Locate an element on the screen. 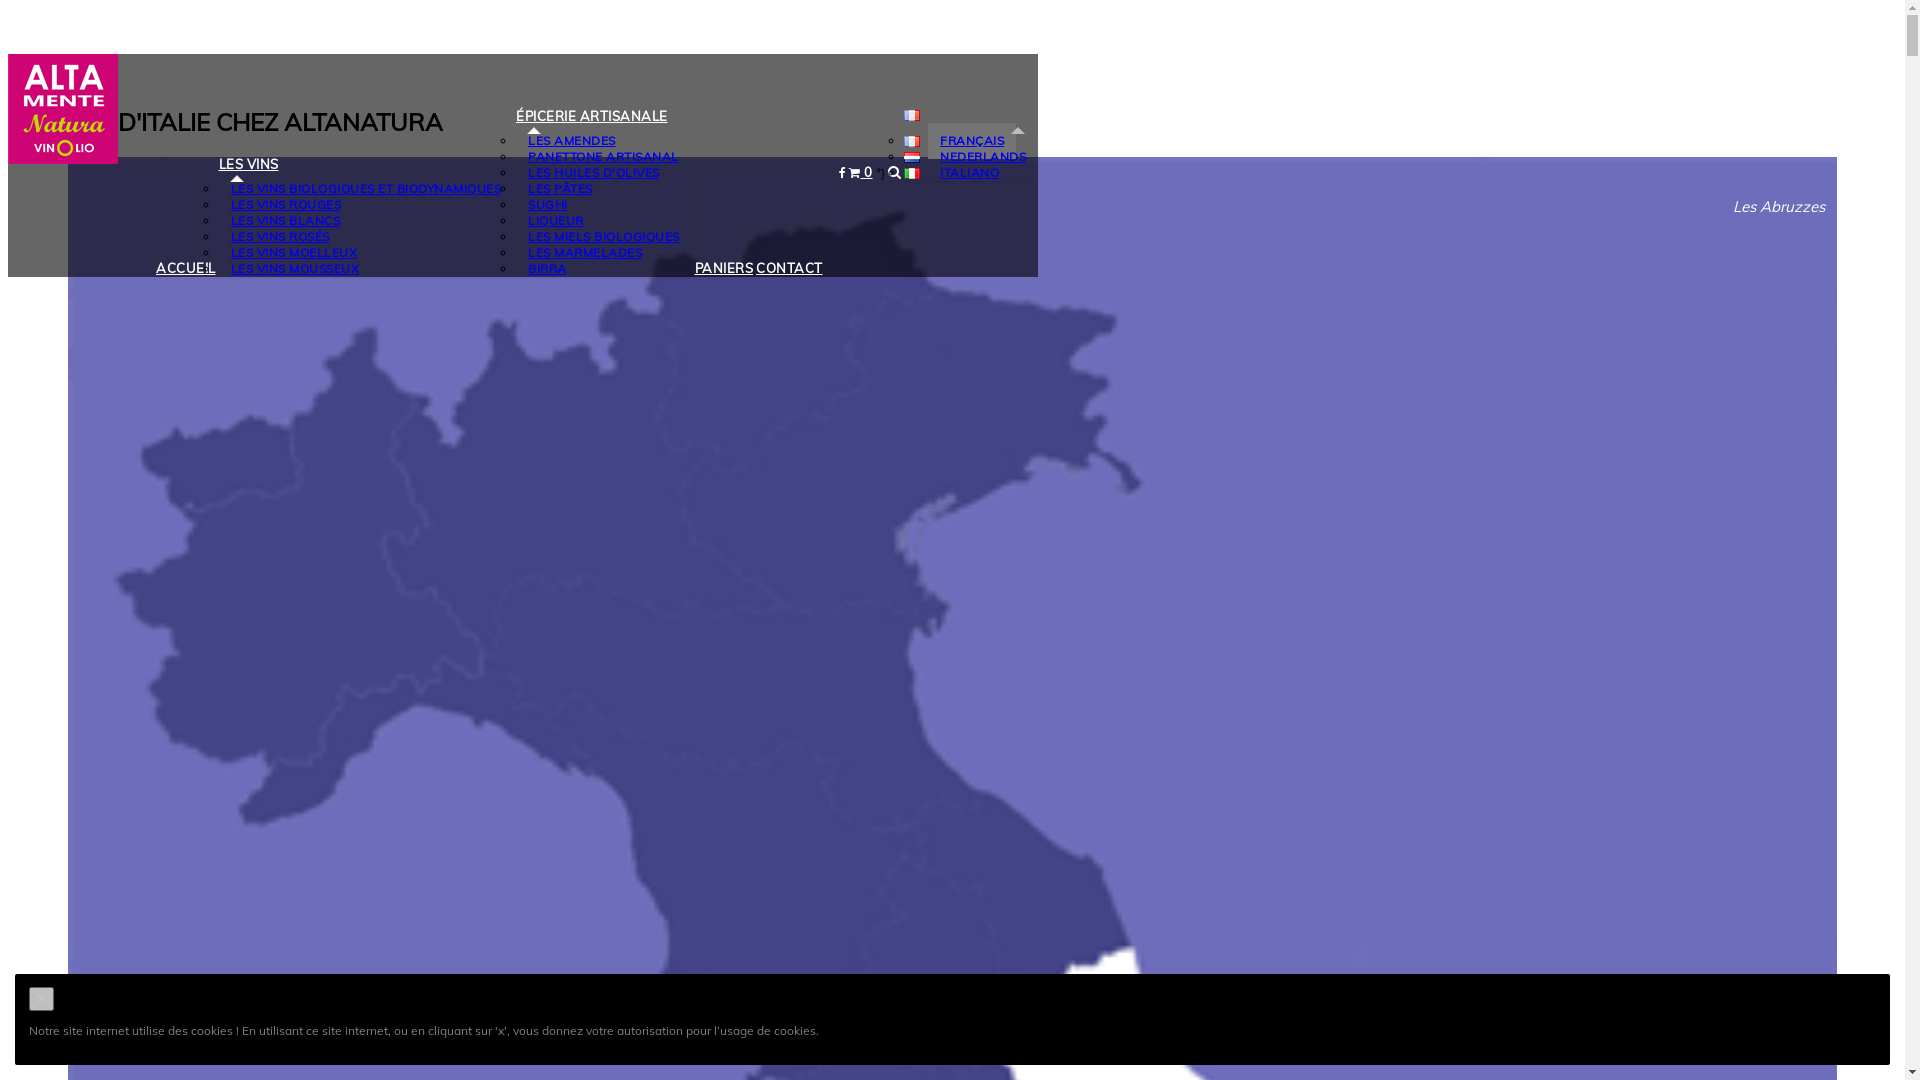  'PANETTONE ARTISANAL' is located at coordinates (602, 156).